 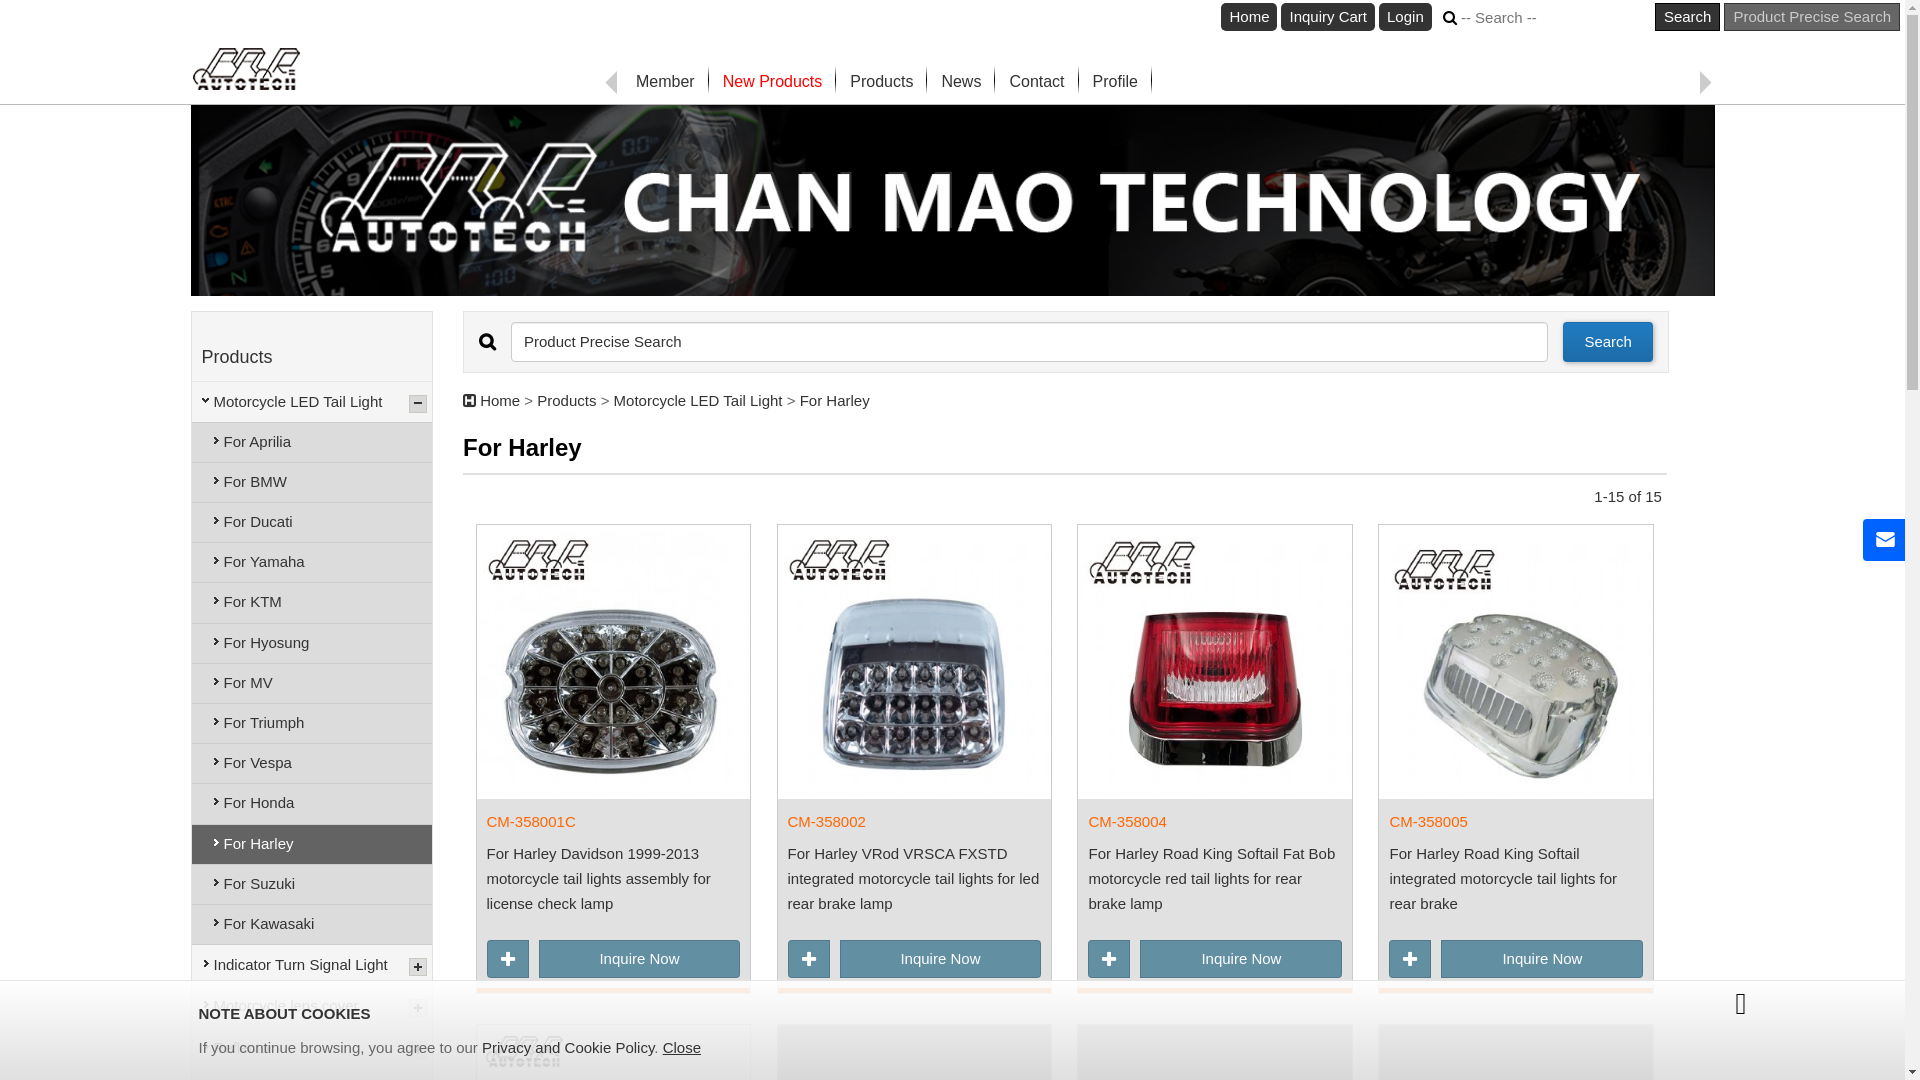 I want to click on 'For Suzuki', so click(x=311, y=883).